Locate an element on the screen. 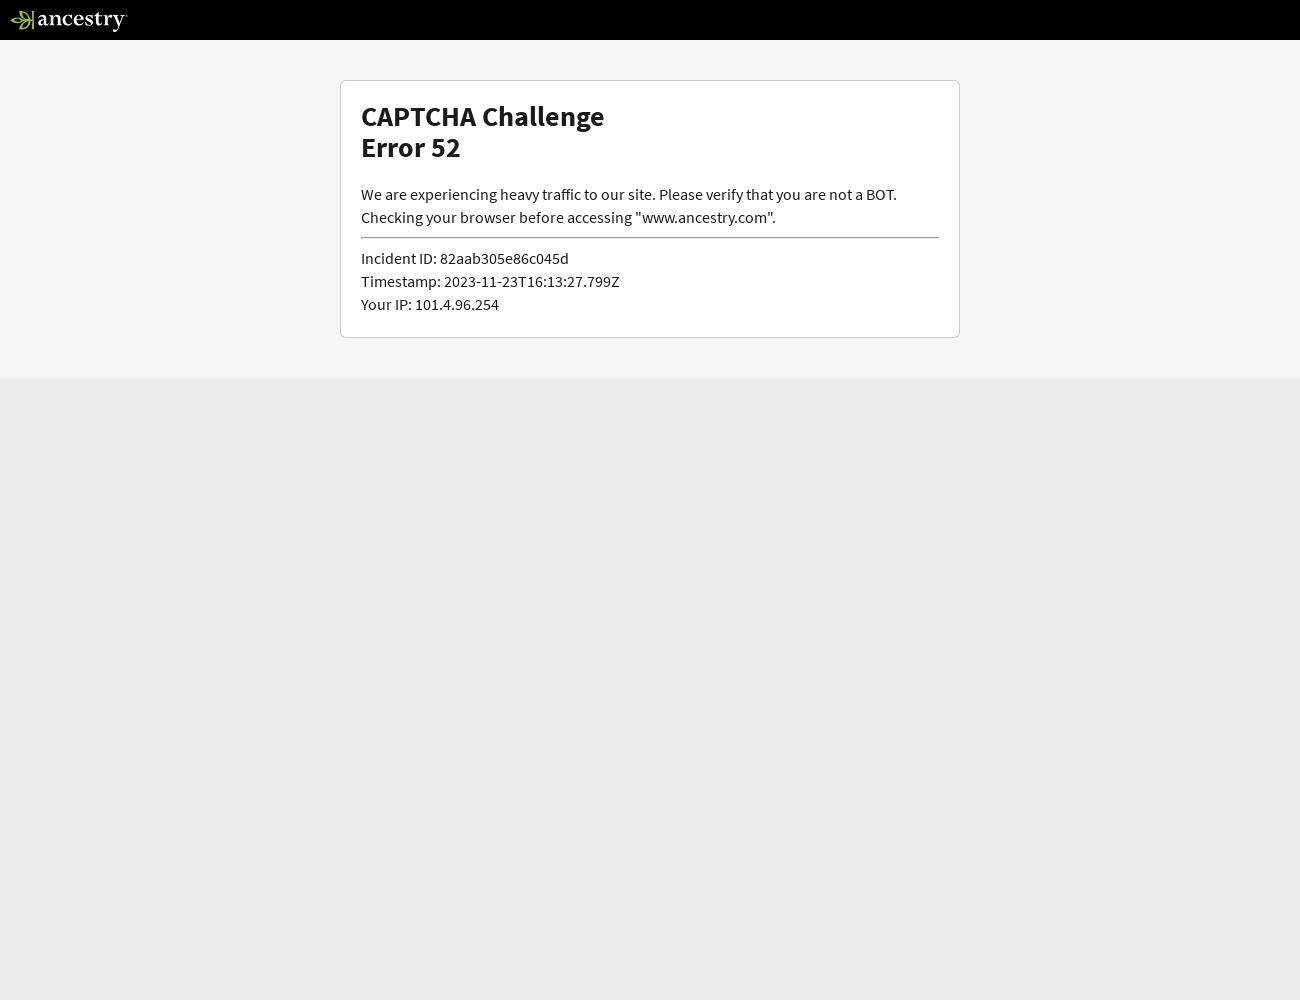 This screenshot has height=1000, width=1300. 'We are experiencing heavy traffic to our site. Please verify that you are not a BOT.' is located at coordinates (628, 192).